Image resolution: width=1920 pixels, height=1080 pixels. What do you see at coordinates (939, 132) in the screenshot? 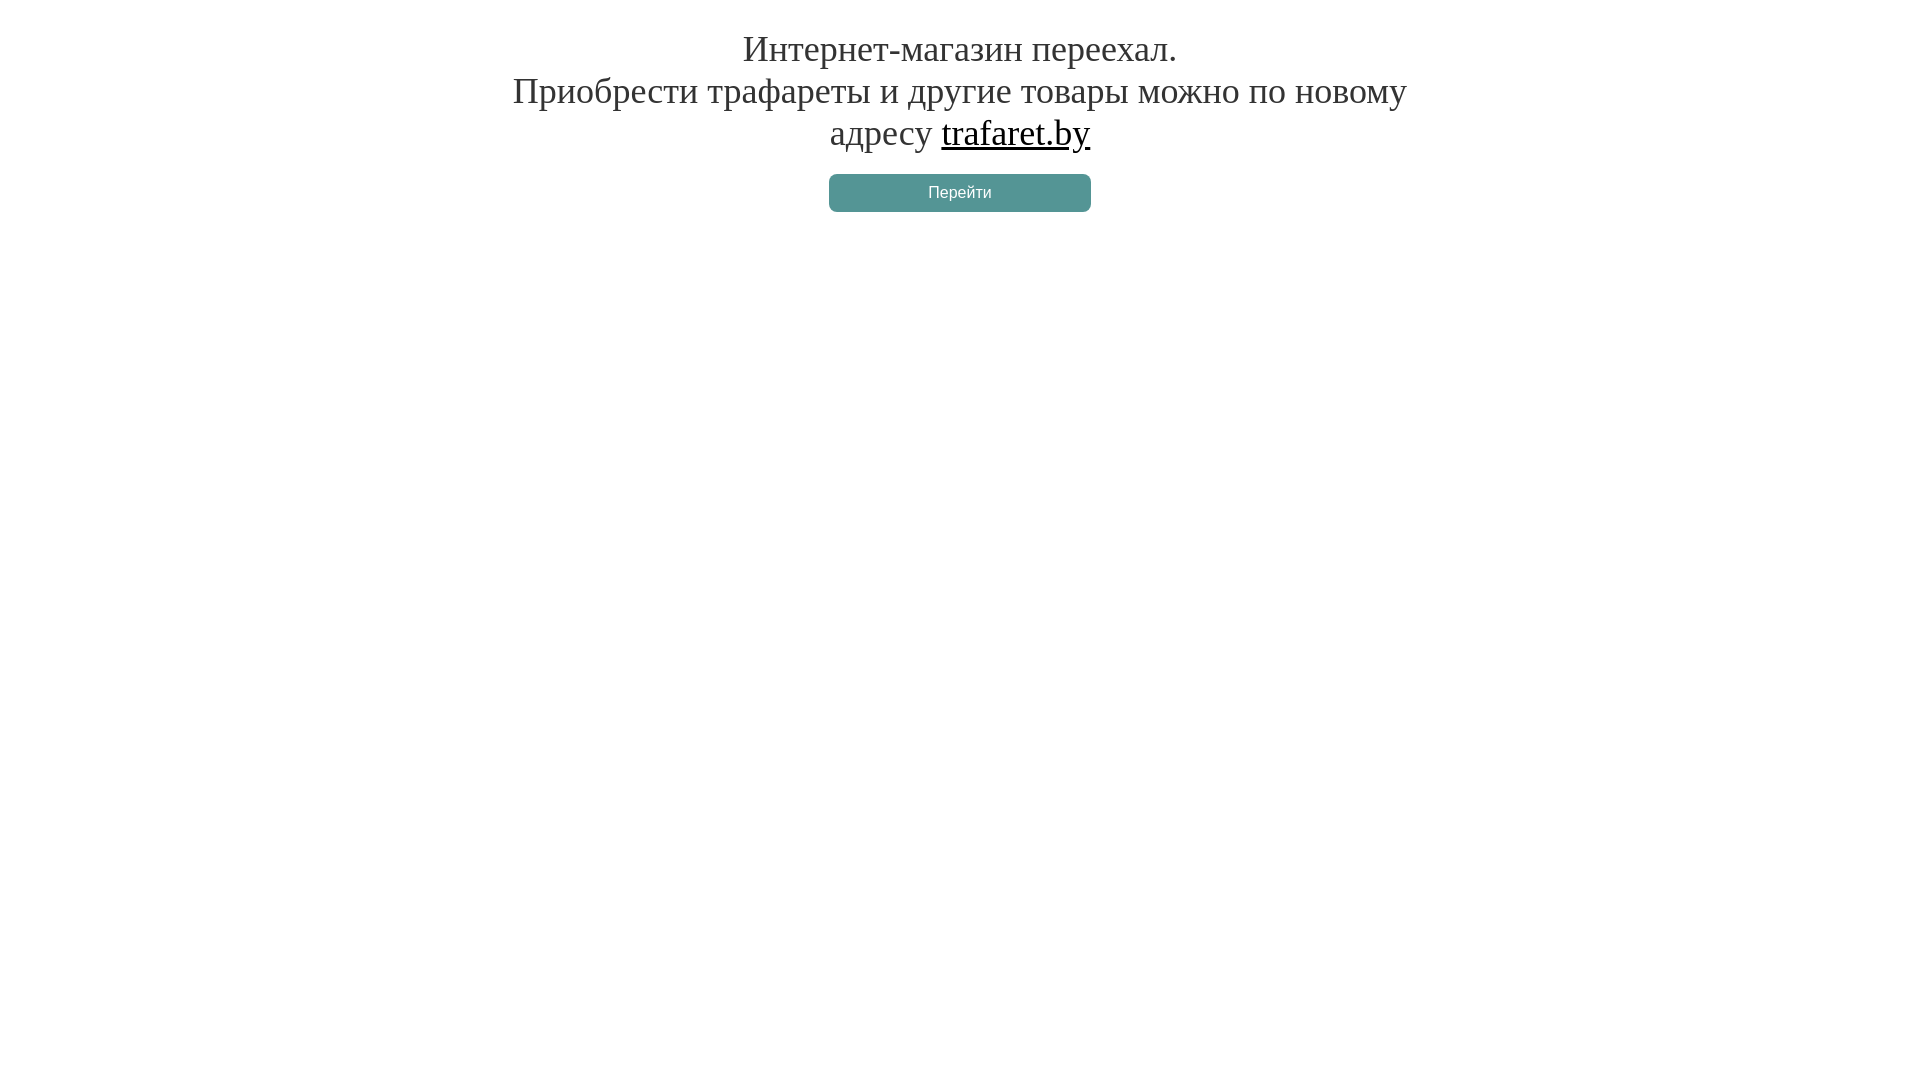
I see `'trafaret.by'` at bounding box center [939, 132].